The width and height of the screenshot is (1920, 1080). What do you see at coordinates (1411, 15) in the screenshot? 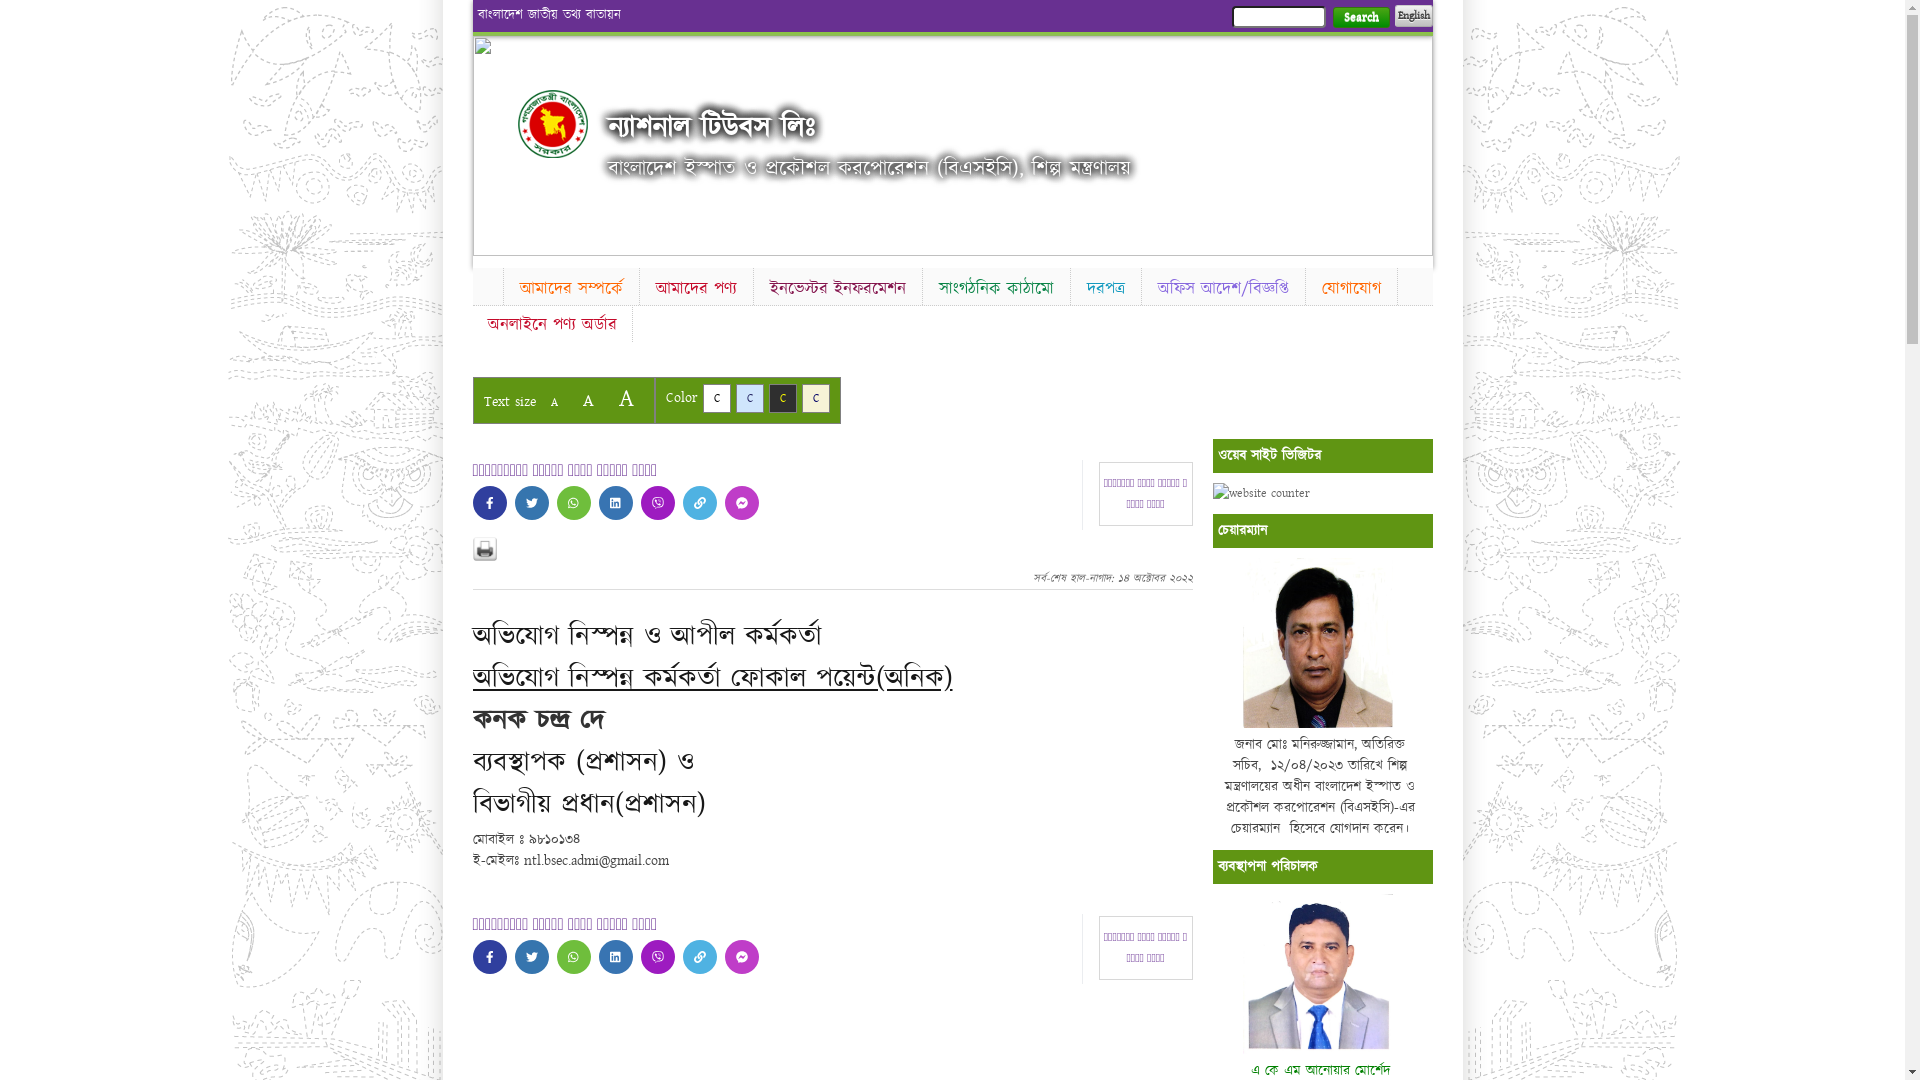
I see `'English'` at bounding box center [1411, 15].